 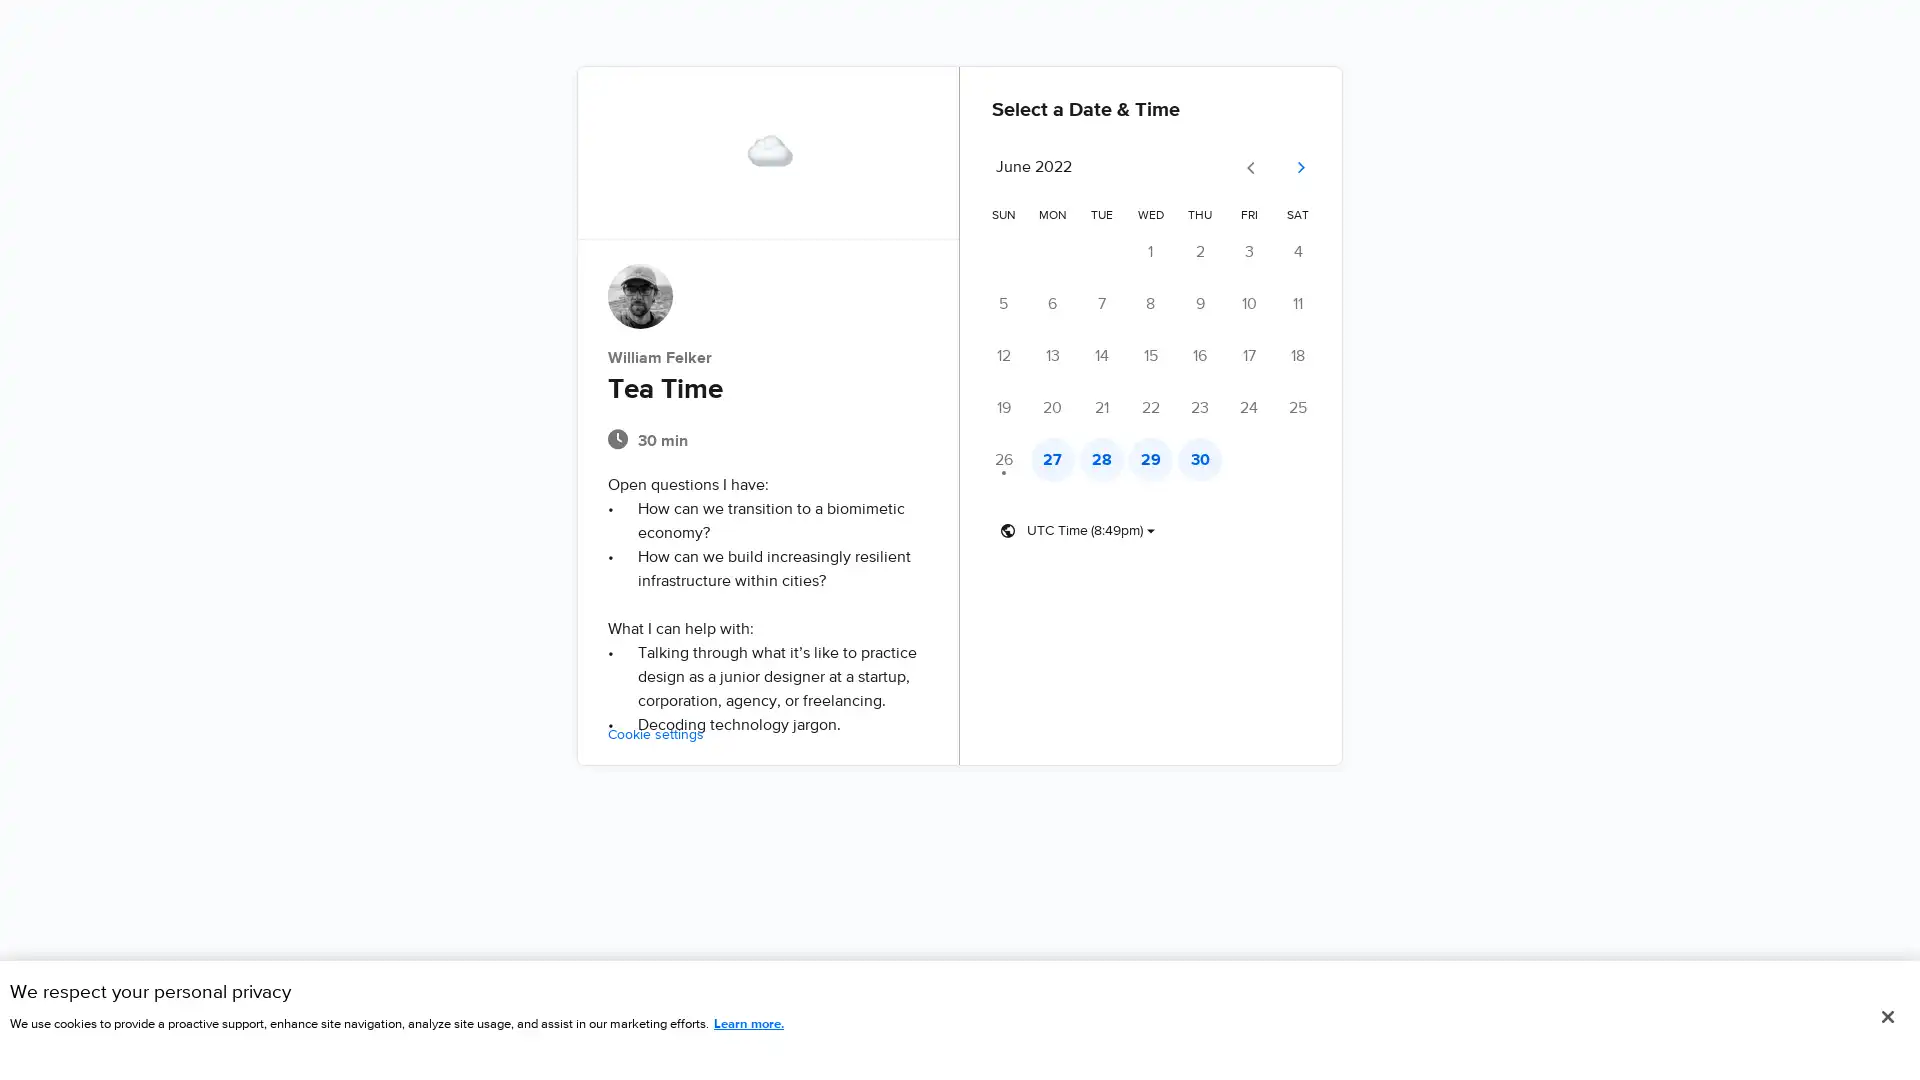 What do you see at coordinates (1106, 459) in the screenshot?
I see `Tuesday, June 28 - Times available` at bounding box center [1106, 459].